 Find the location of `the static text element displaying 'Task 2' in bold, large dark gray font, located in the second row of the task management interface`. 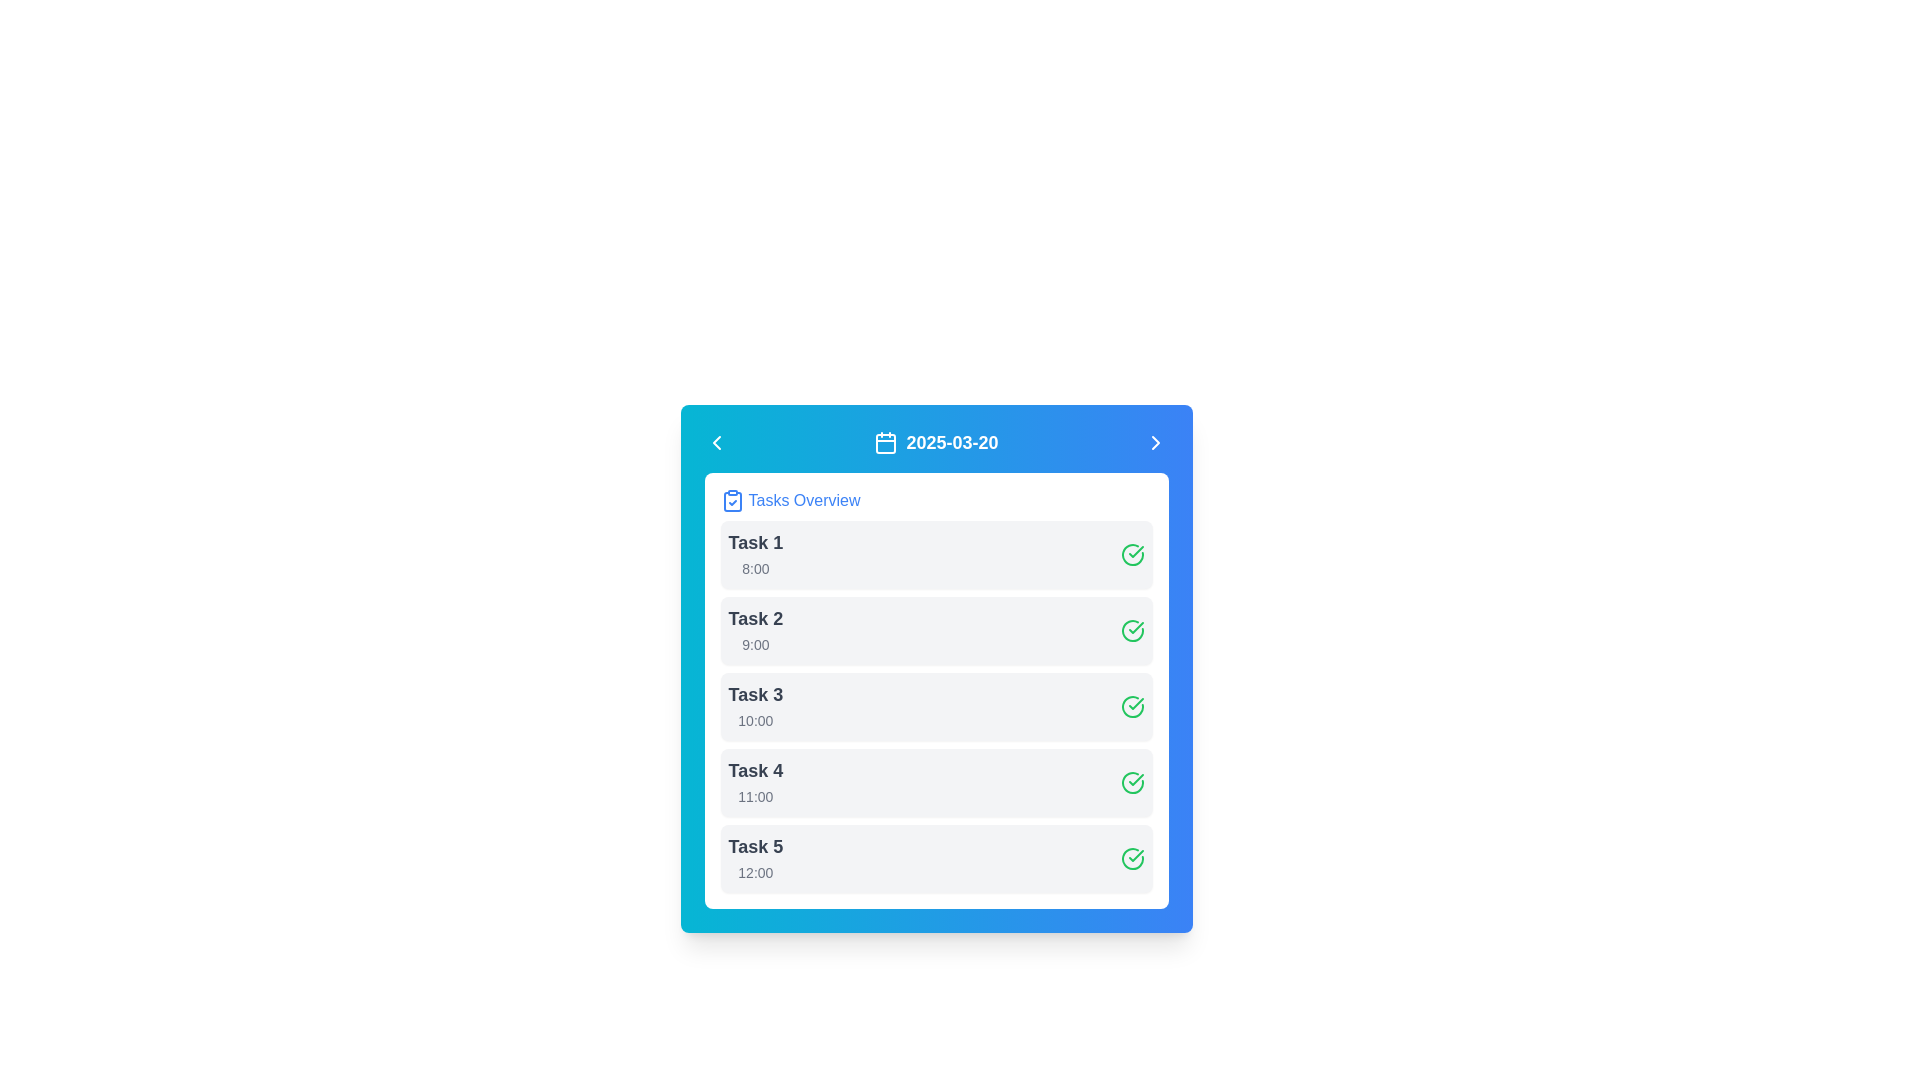

the static text element displaying 'Task 2' in bold, large dark gray font, located in the second row of the task management interface is located at coordinates (754, 617).